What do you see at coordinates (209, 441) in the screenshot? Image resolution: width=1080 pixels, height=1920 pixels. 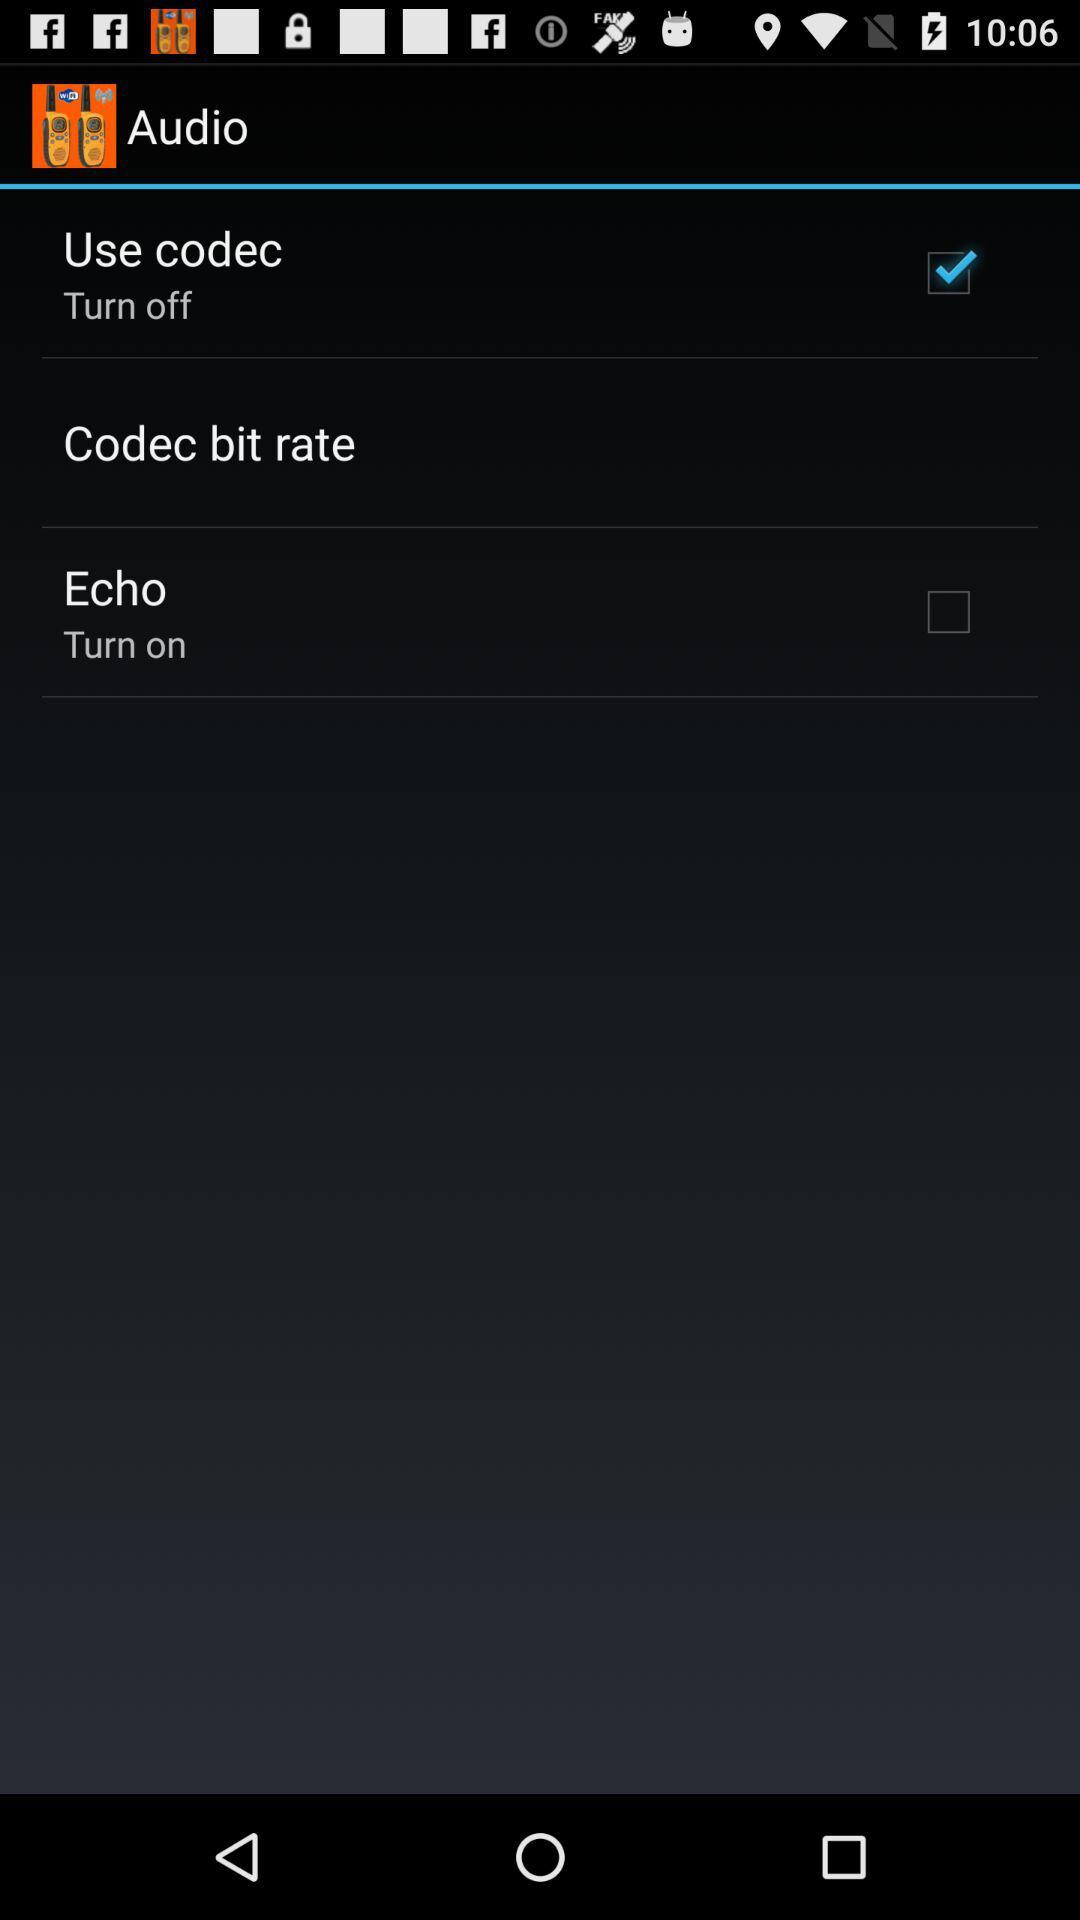 I see `the codec bit rate item` at bounding box center [209, 441].